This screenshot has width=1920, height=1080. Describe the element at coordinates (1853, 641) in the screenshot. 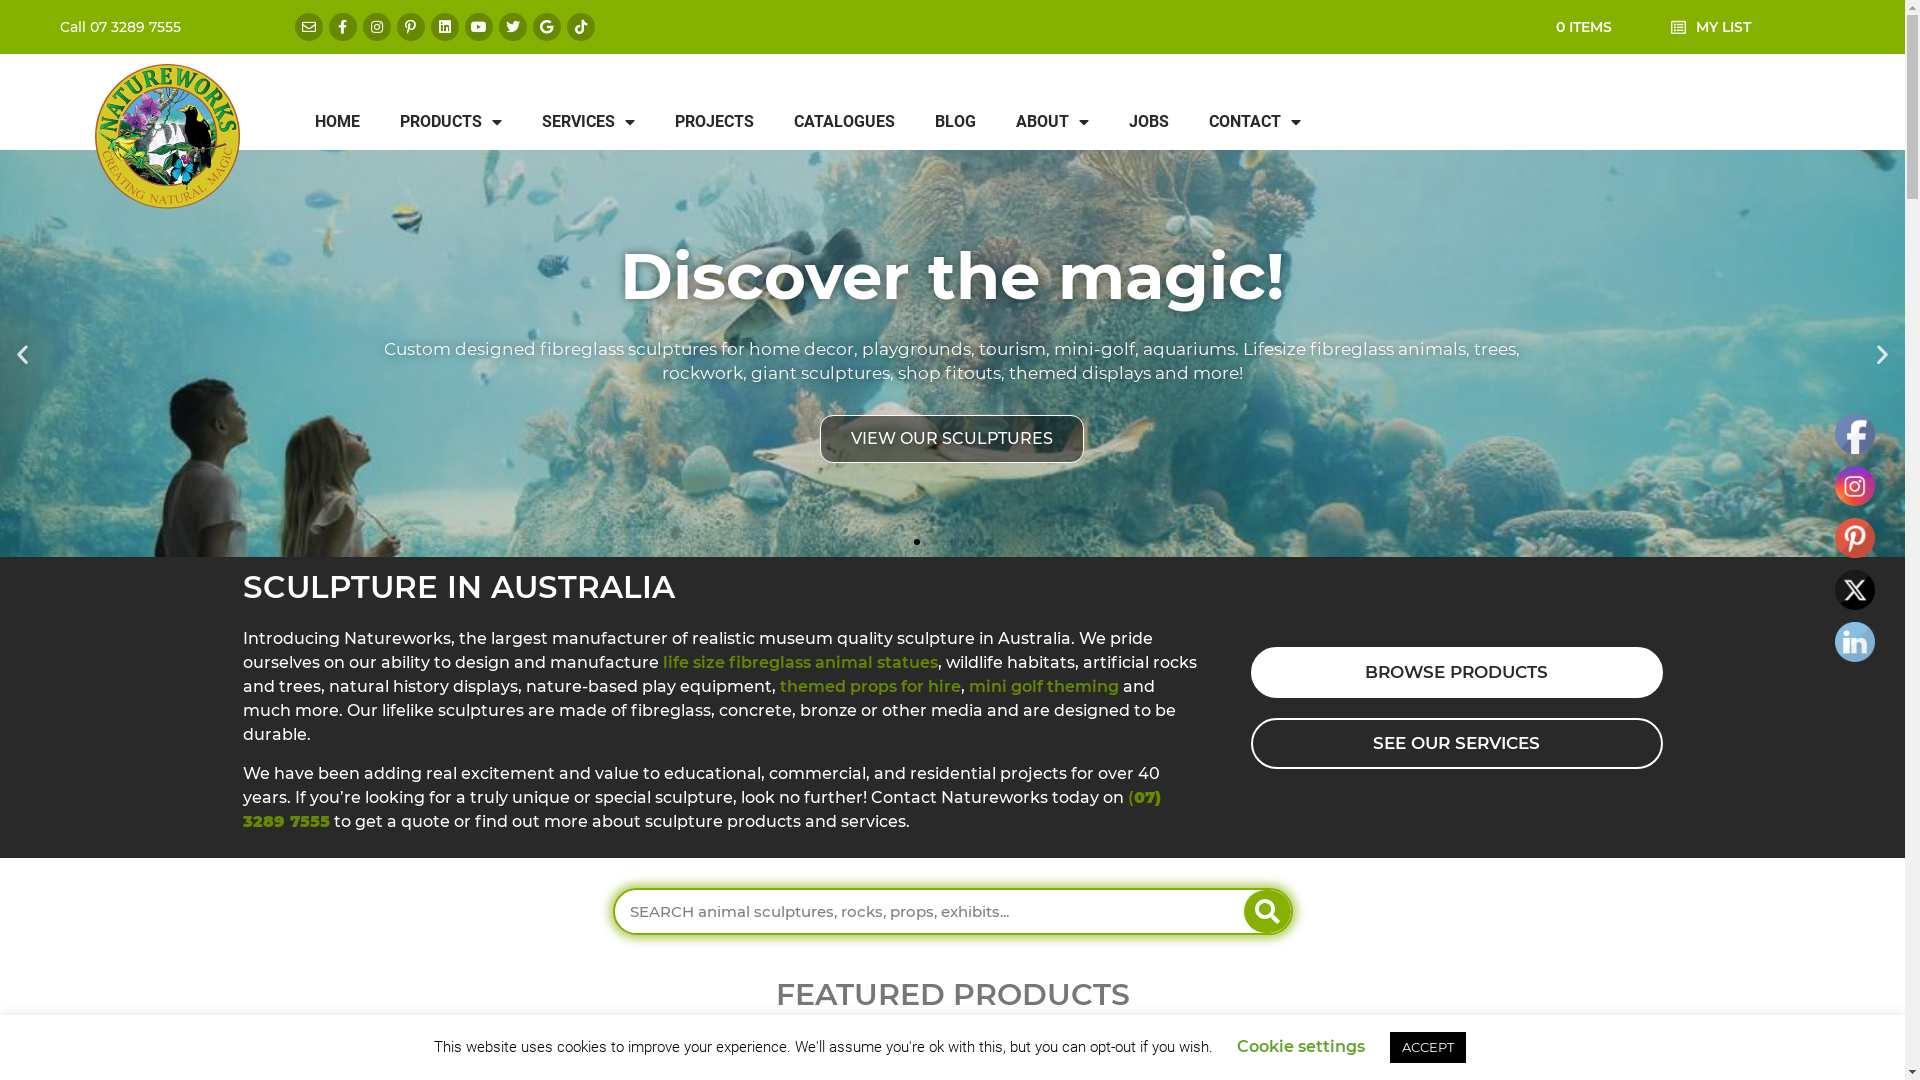

I see `'LinkedIn'` at that location.